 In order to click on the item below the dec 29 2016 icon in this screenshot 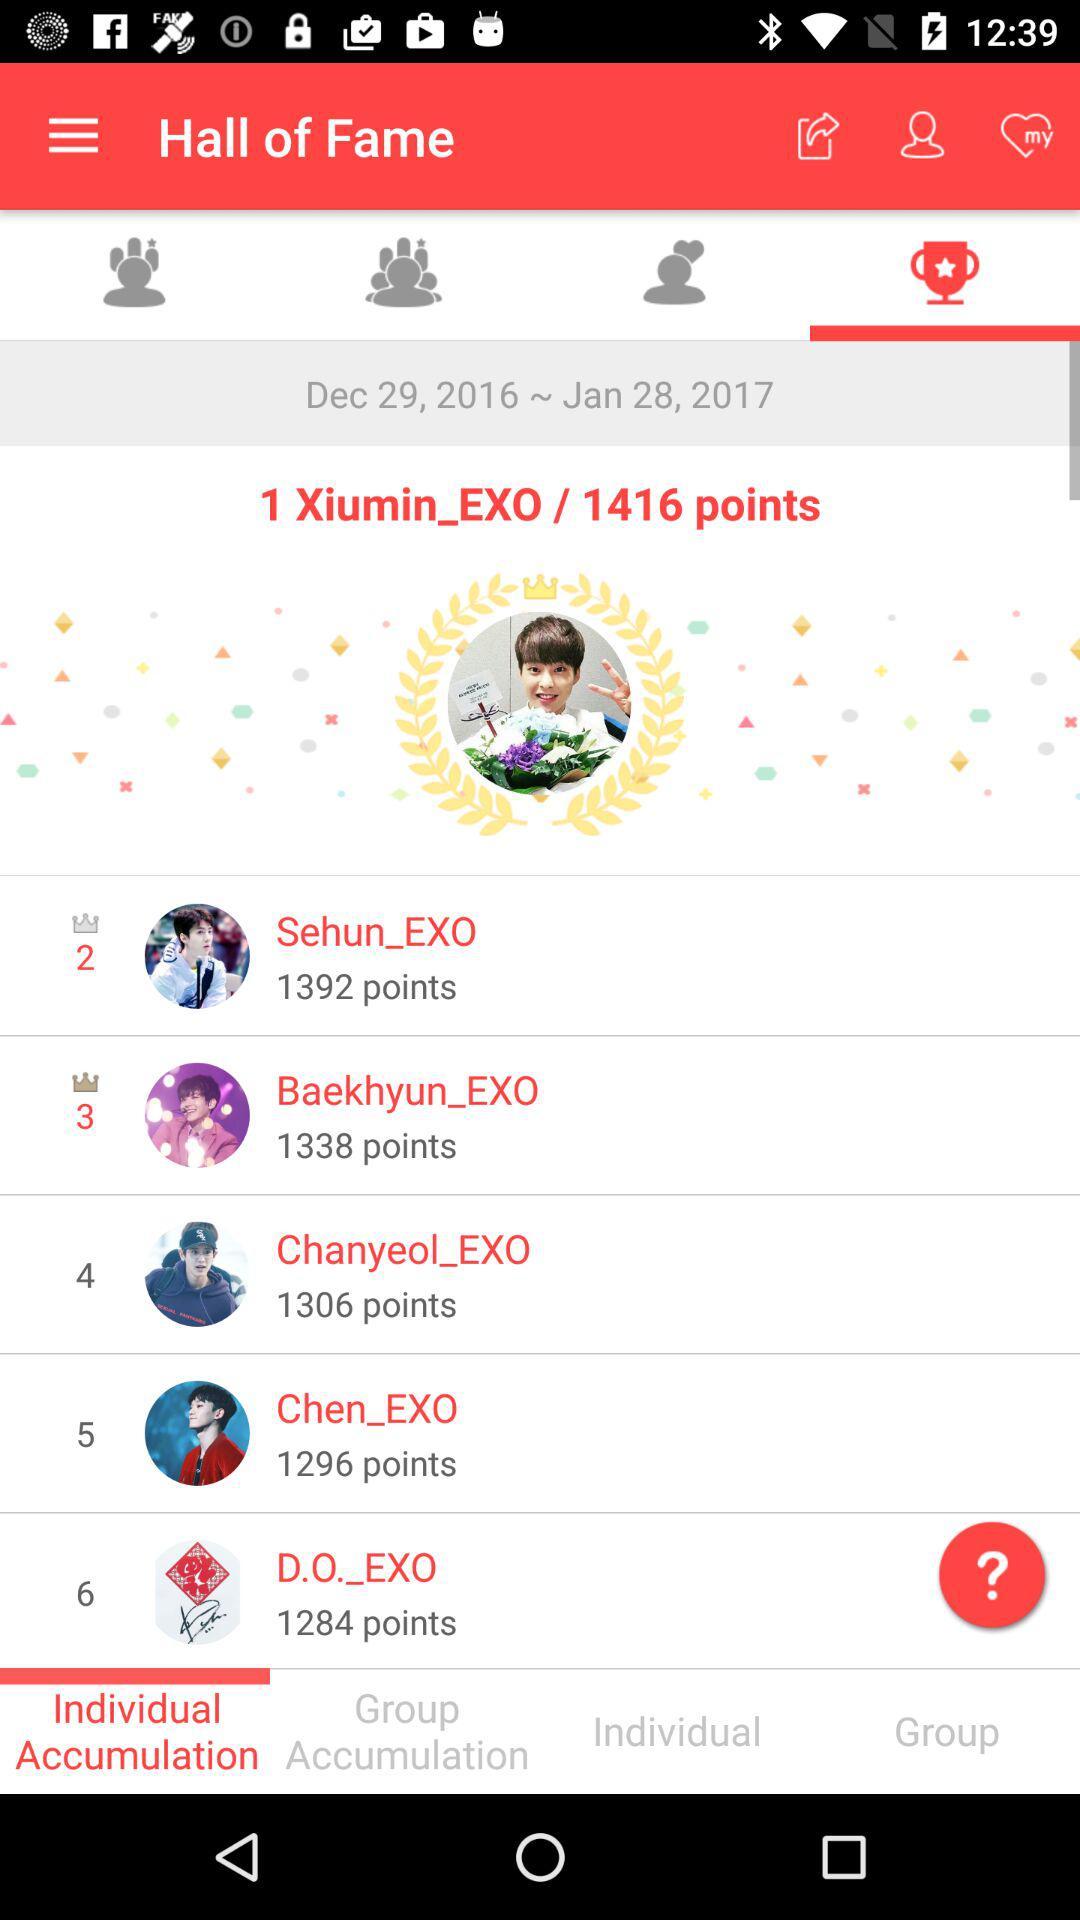, I will do `click(540, 489)`.